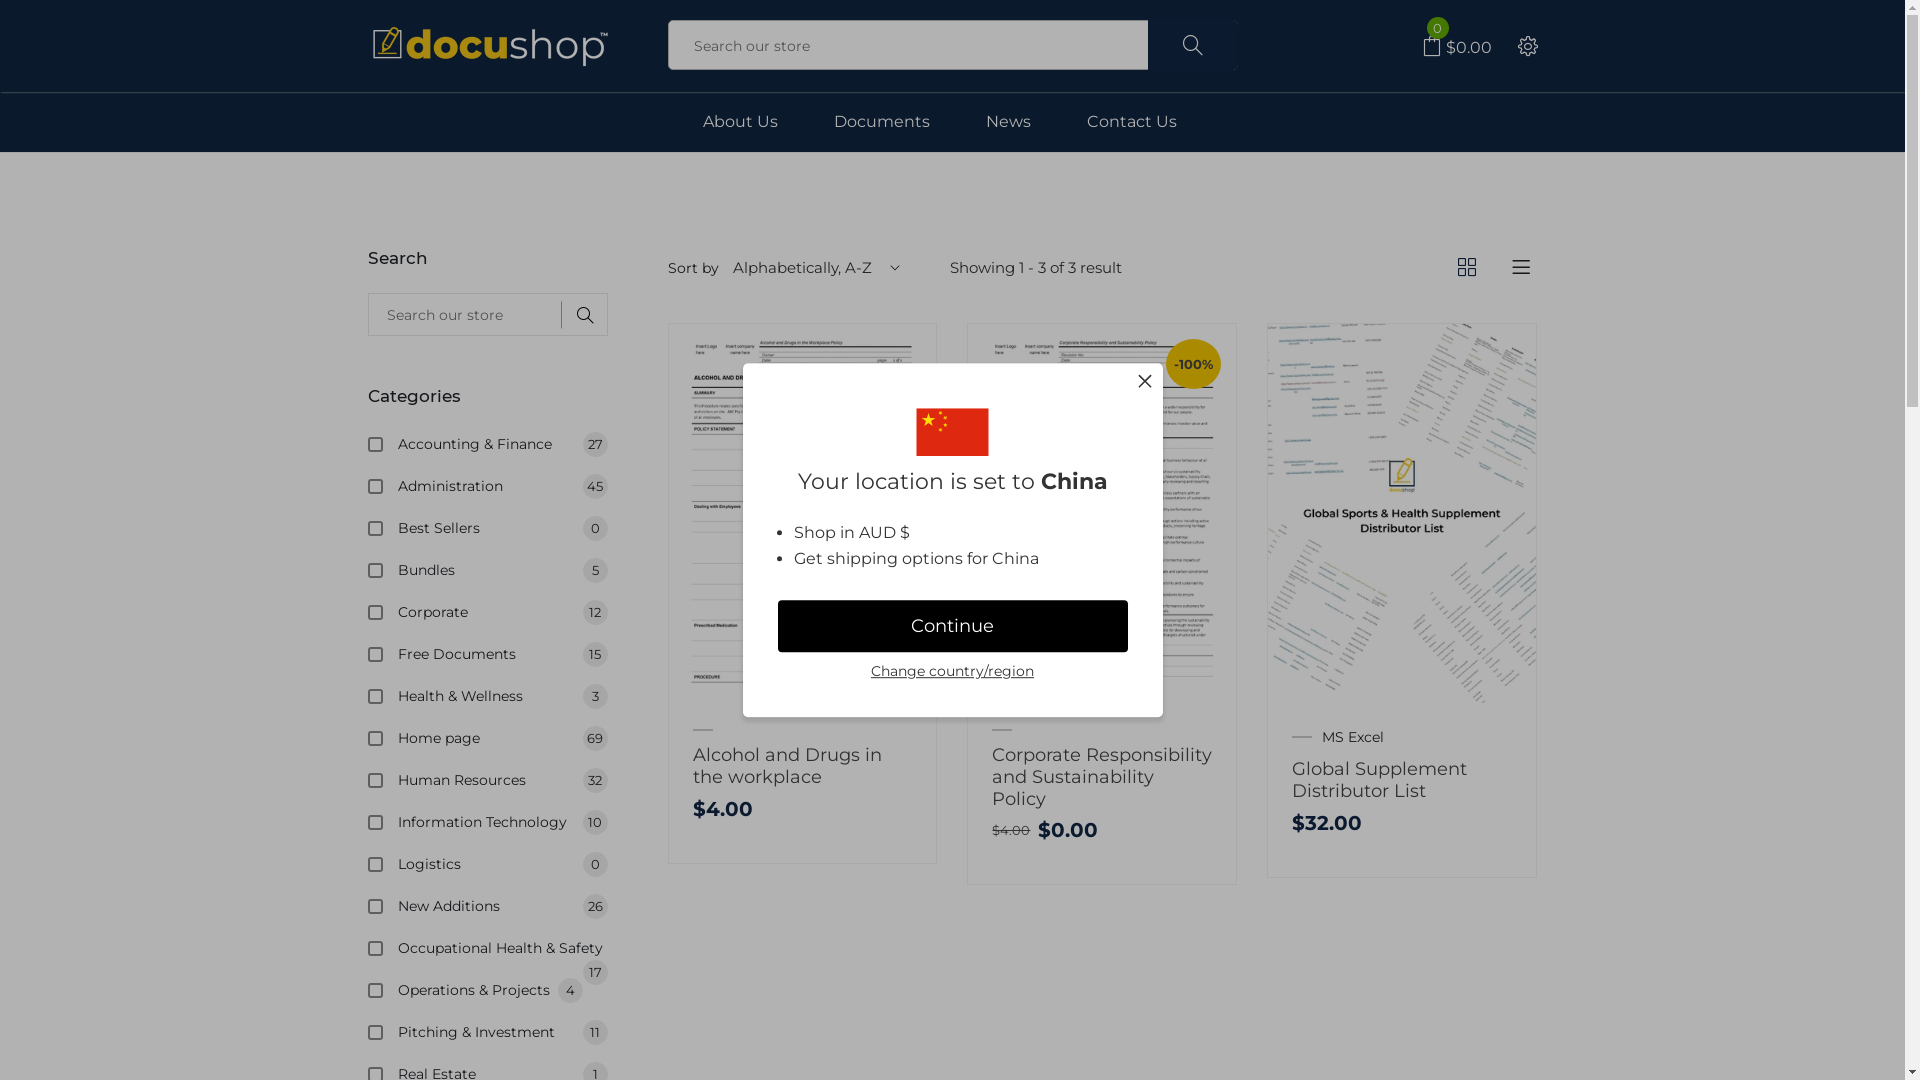 This screenshot has height=1080, width=1920. Describe the element at coordinates (503, 694) in the screenshot. I see `'Health & Wellness` at that location.